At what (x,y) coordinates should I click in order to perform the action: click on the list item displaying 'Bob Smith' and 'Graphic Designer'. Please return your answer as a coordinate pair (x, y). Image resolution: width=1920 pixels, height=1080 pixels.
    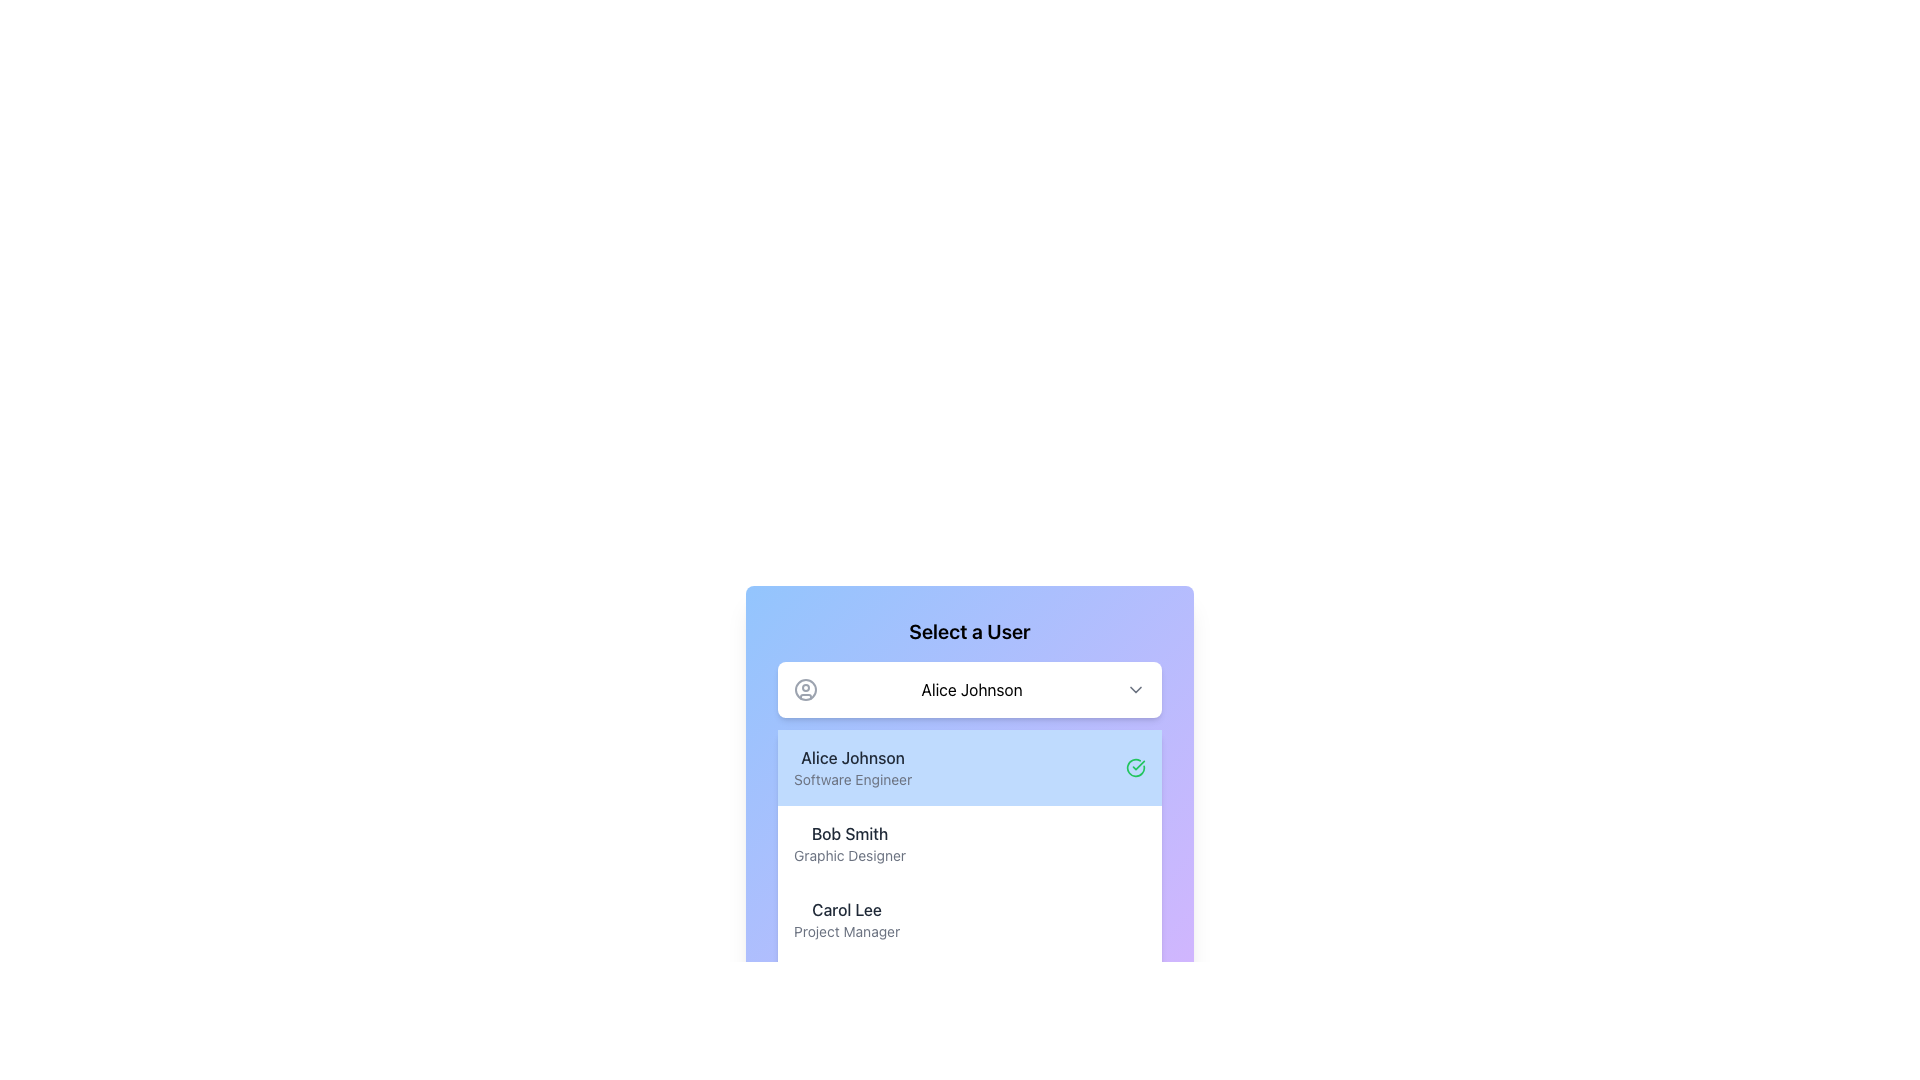
    Looking at the image, I should click on (849, 844).